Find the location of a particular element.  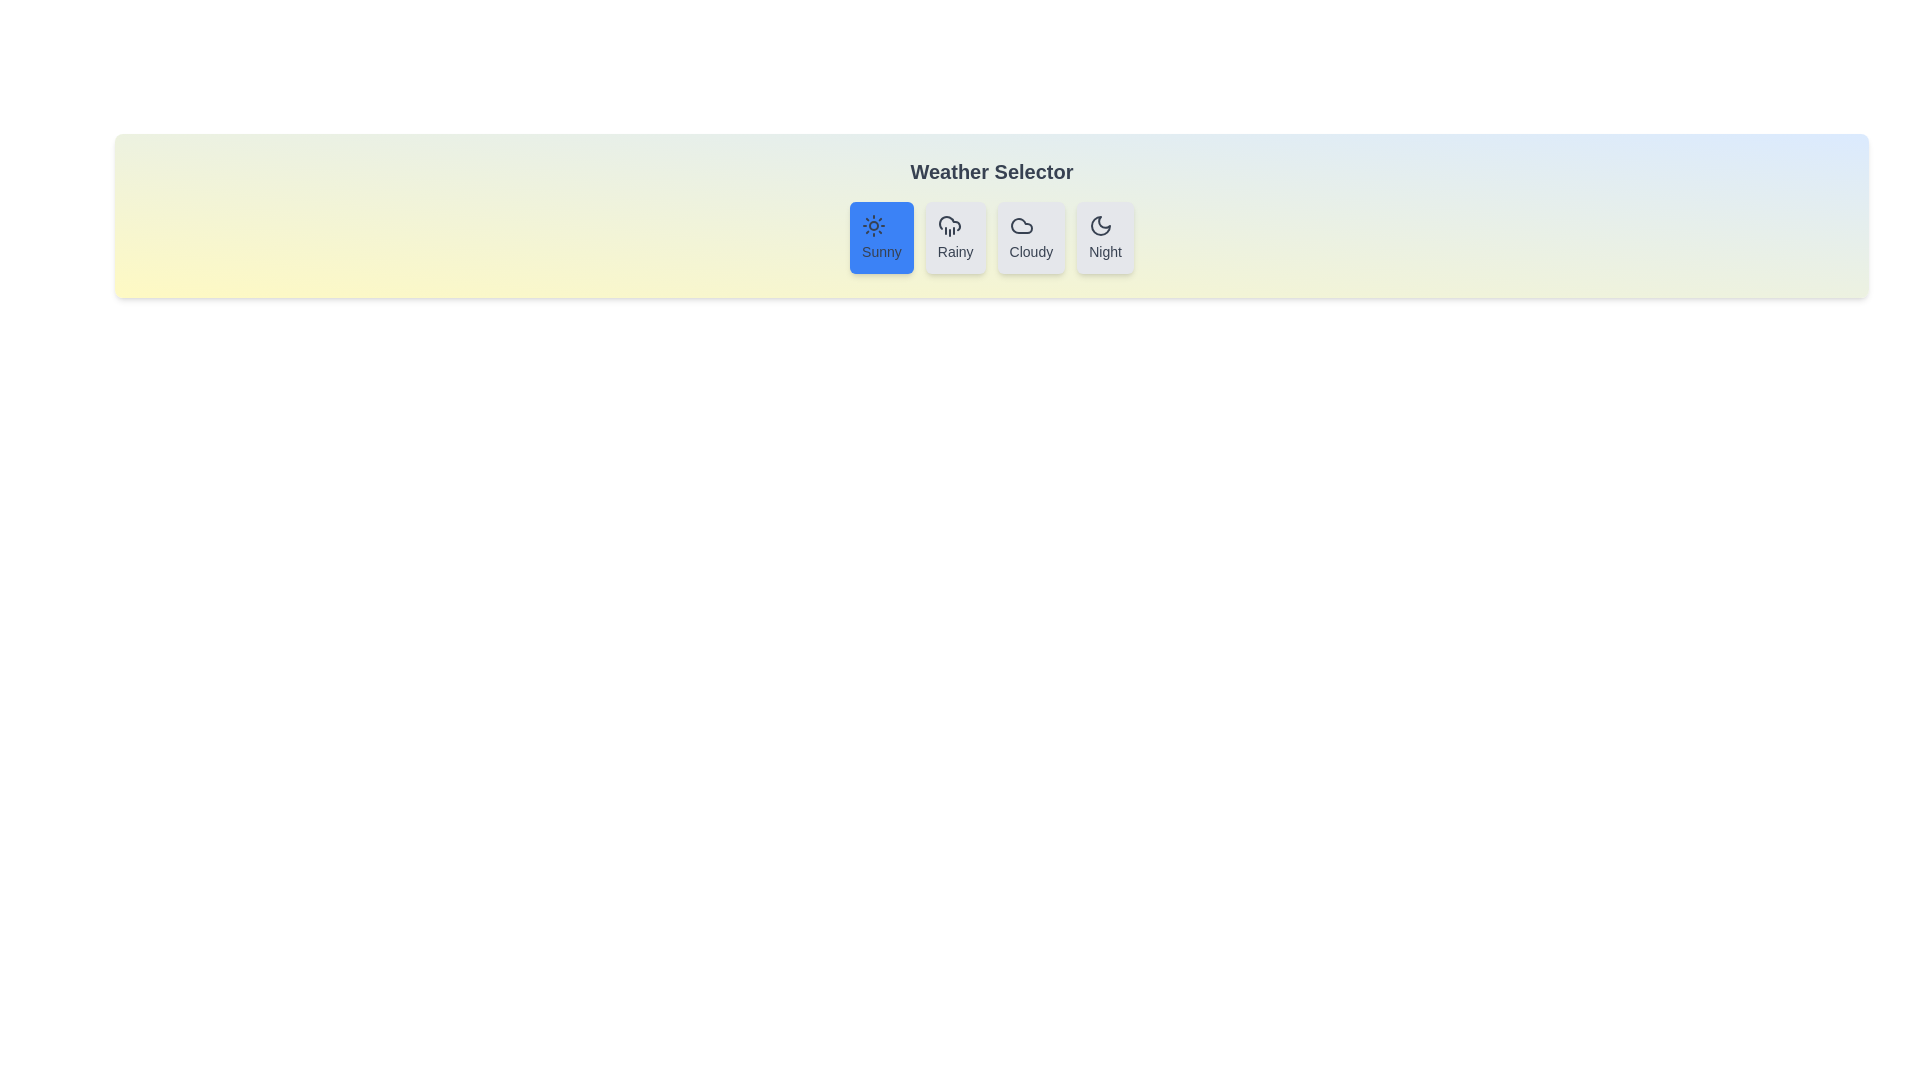

the button corresponding to the weather option Sunny is located at coordinates (881, 237).